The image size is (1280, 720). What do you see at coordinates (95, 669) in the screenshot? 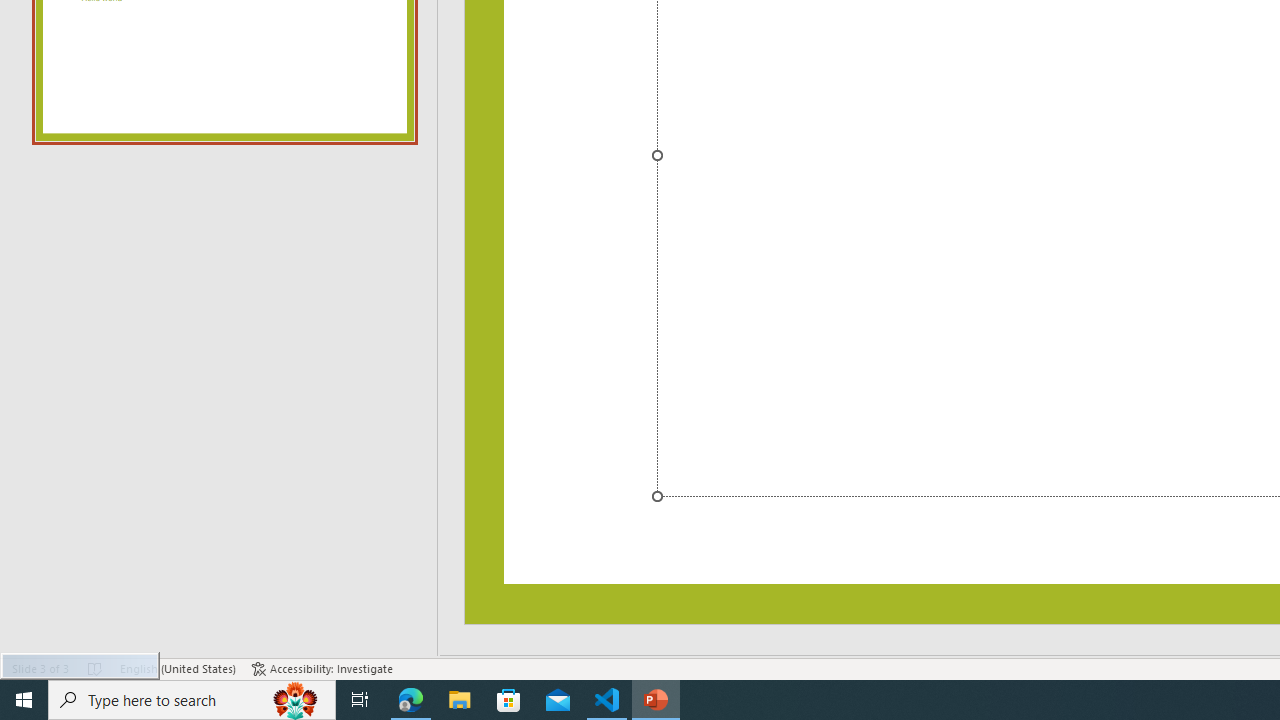
I see `'Spell Check No Errors'` at bounding box center [95, 669].